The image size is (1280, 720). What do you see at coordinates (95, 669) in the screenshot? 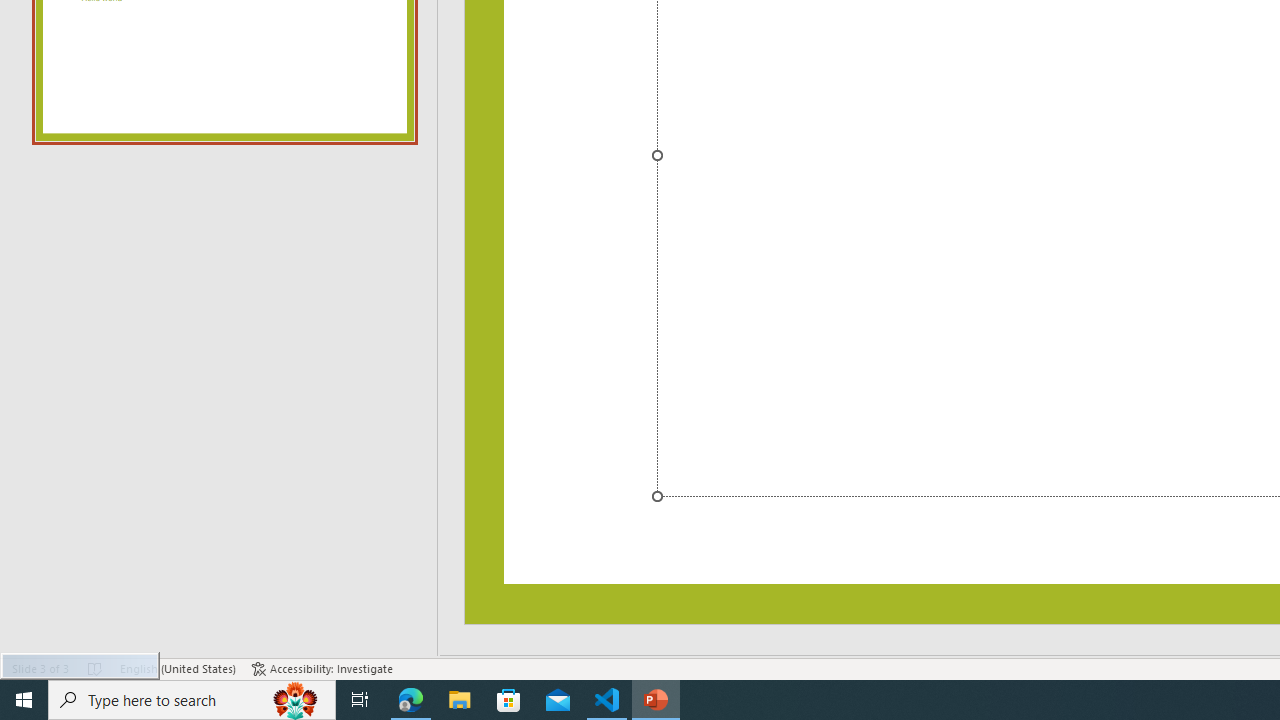
I see `'Spell Check No Errors'` at bounding box center [95, 669].